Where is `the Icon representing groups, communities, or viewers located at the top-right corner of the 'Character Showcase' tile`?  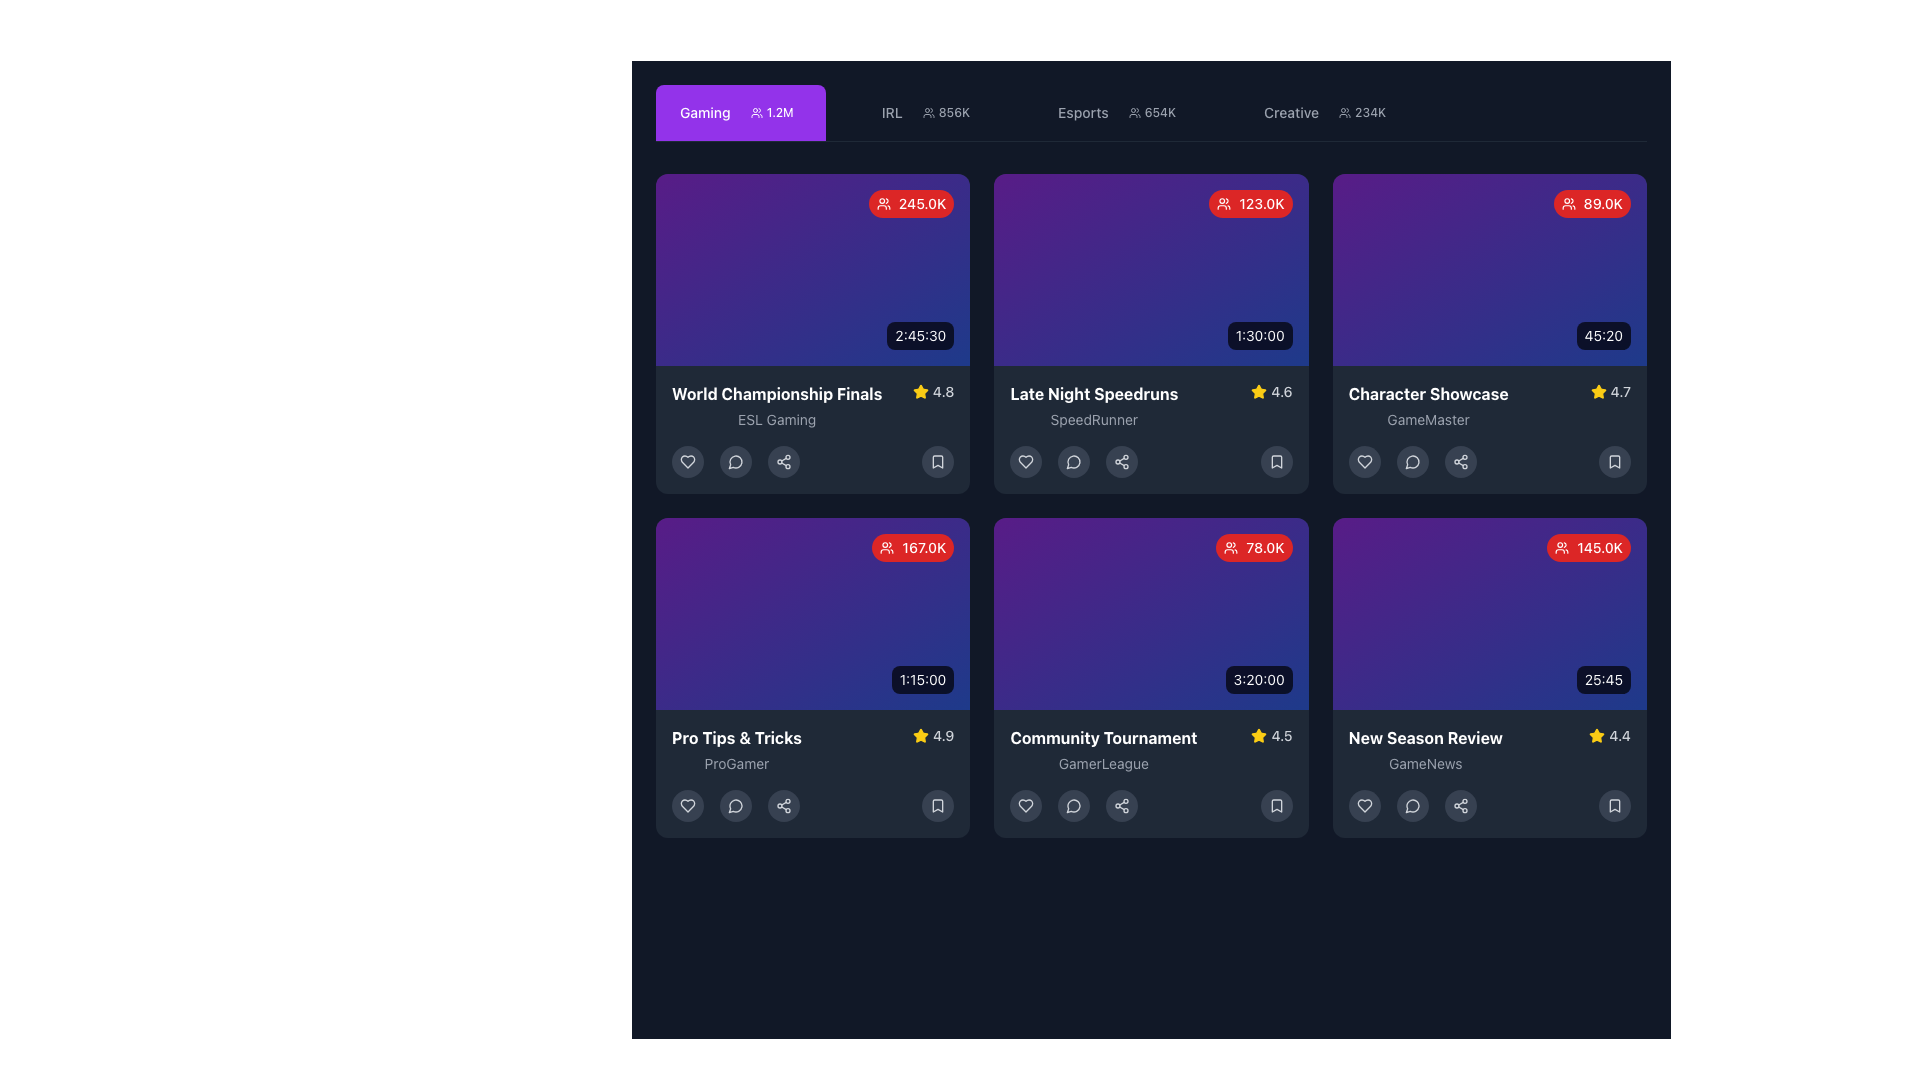
the Icon representing groups, communities, or viewers located at the top-right corner of the 'Character Showcase' tile is located at coordinates (1567, 204).